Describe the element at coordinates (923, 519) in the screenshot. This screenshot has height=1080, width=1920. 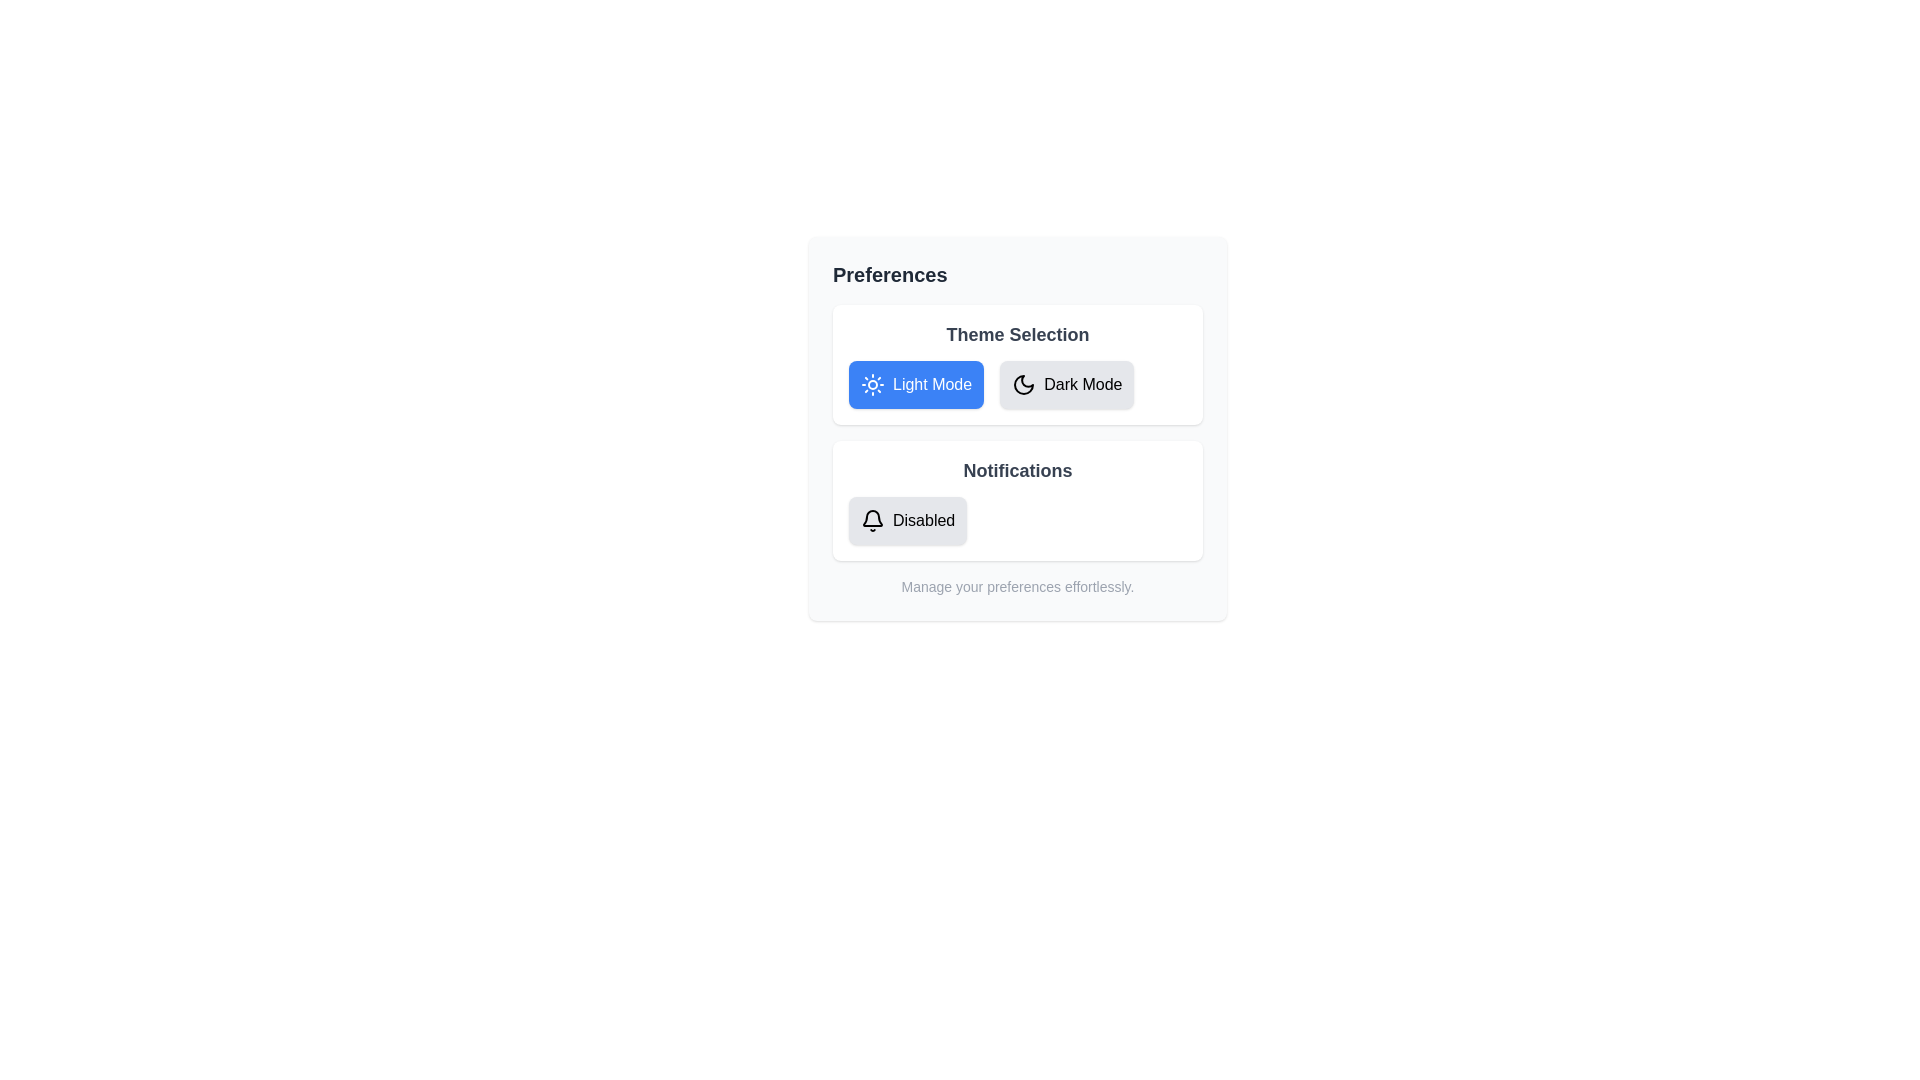
I see `the static text label displaying 'Disabled' located in the Notifications section of the Preferences interface for information access` at that location.